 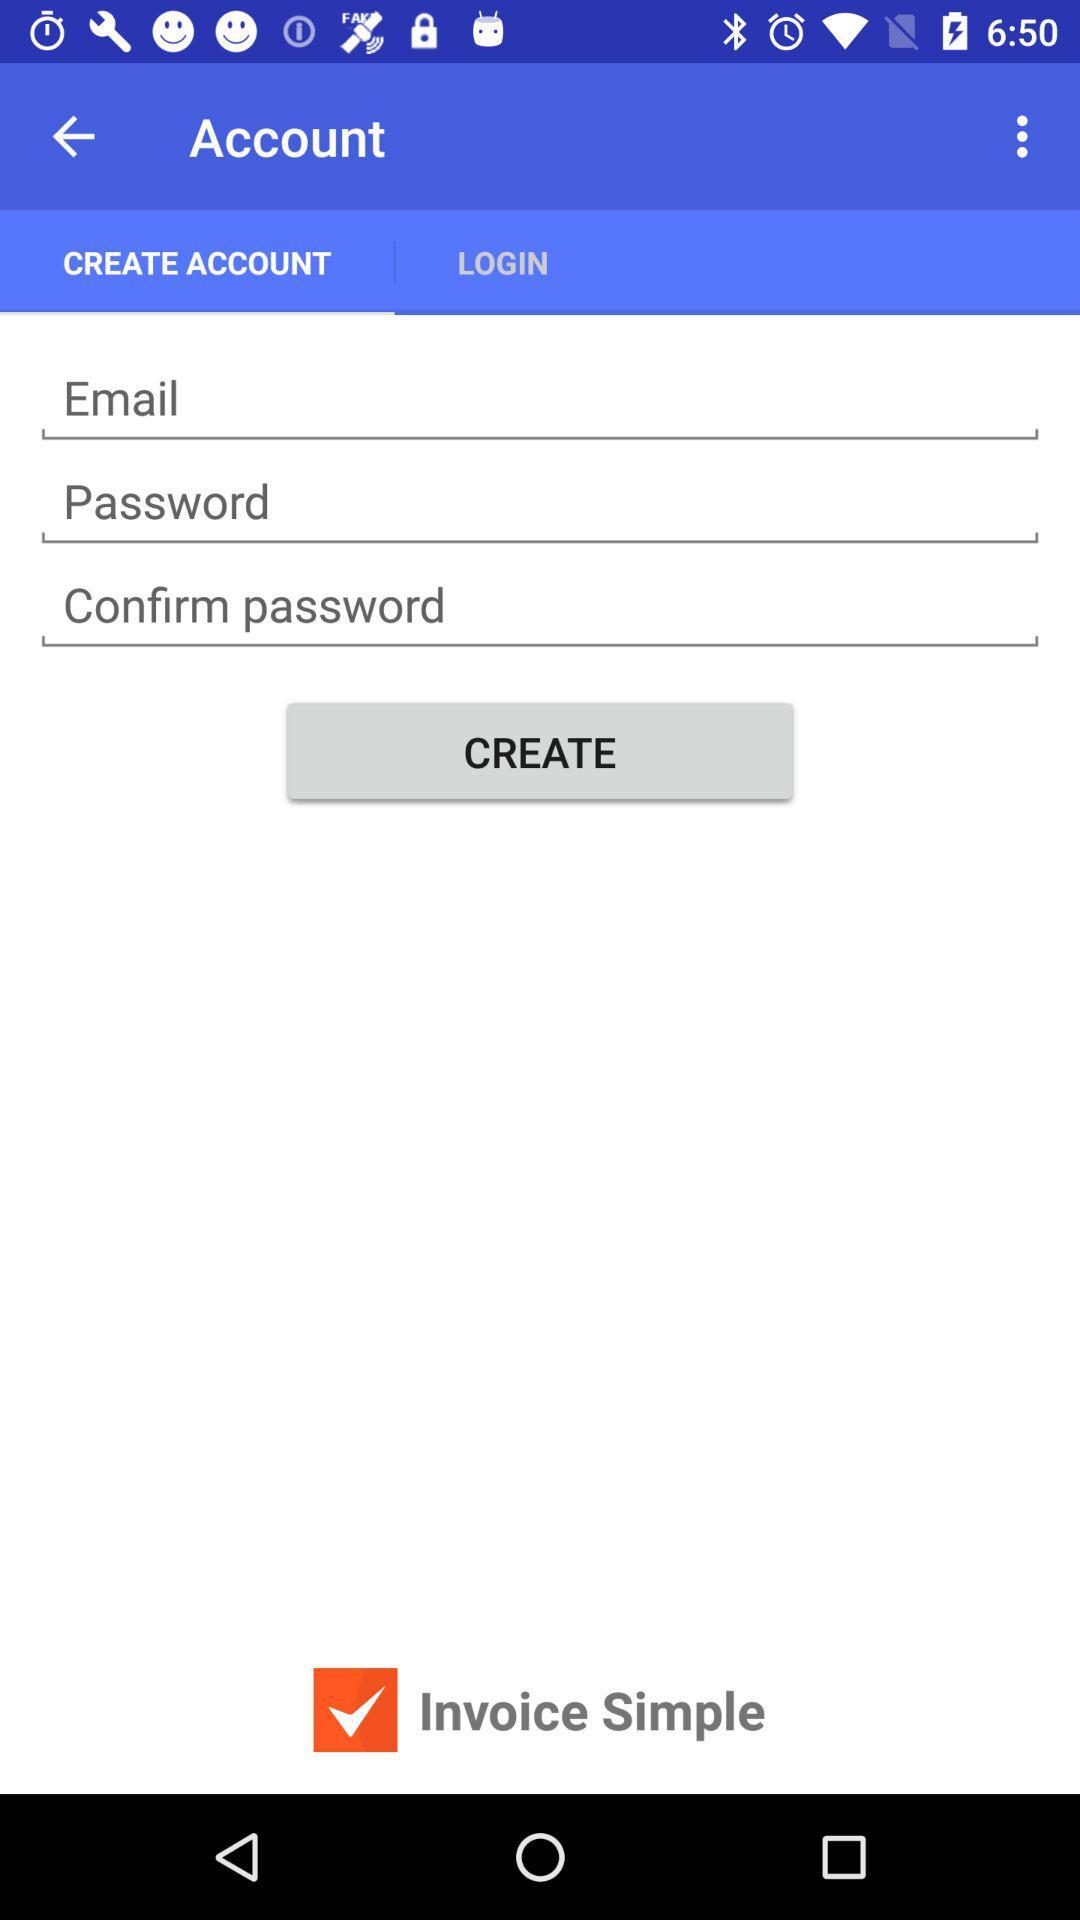 What do you see at coordinates (540, 398) in the screenshot?
I see `creat` at bounding box center [540, 398].